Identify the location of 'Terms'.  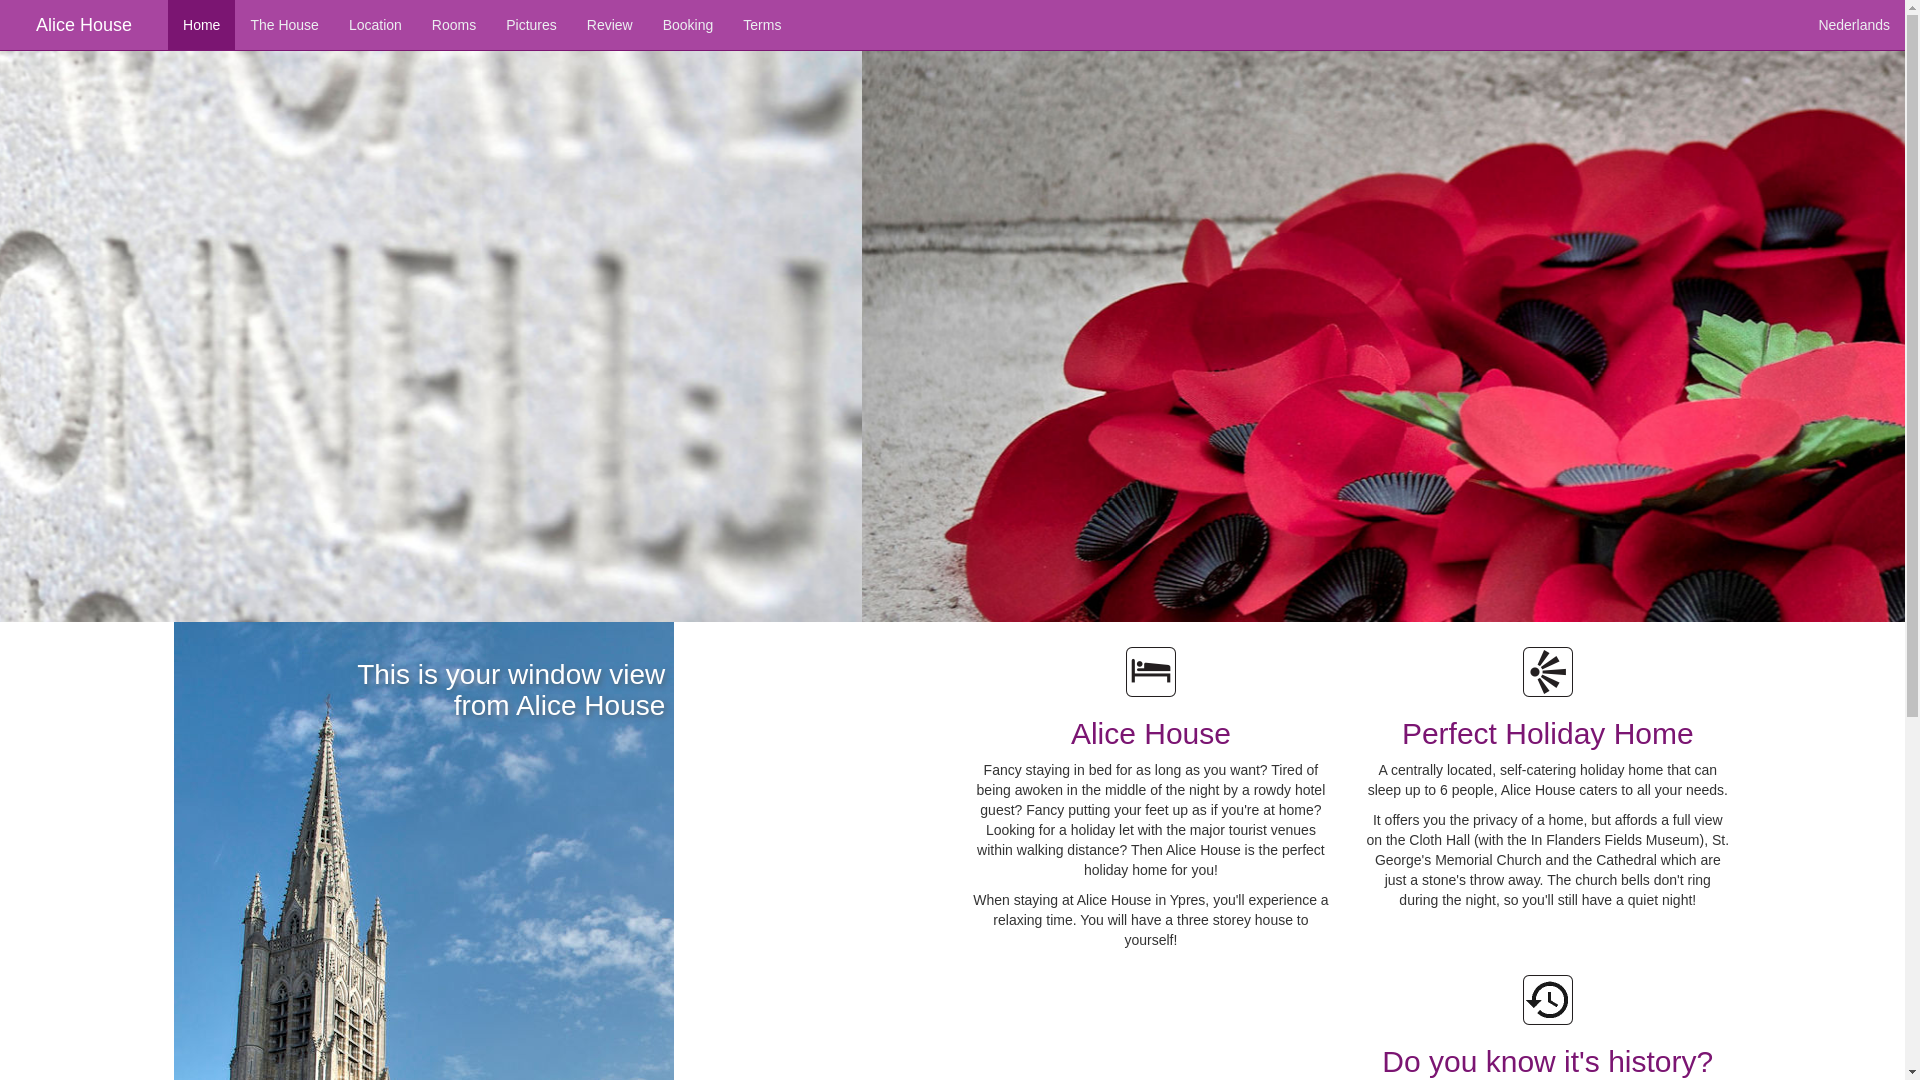
(761, 24).